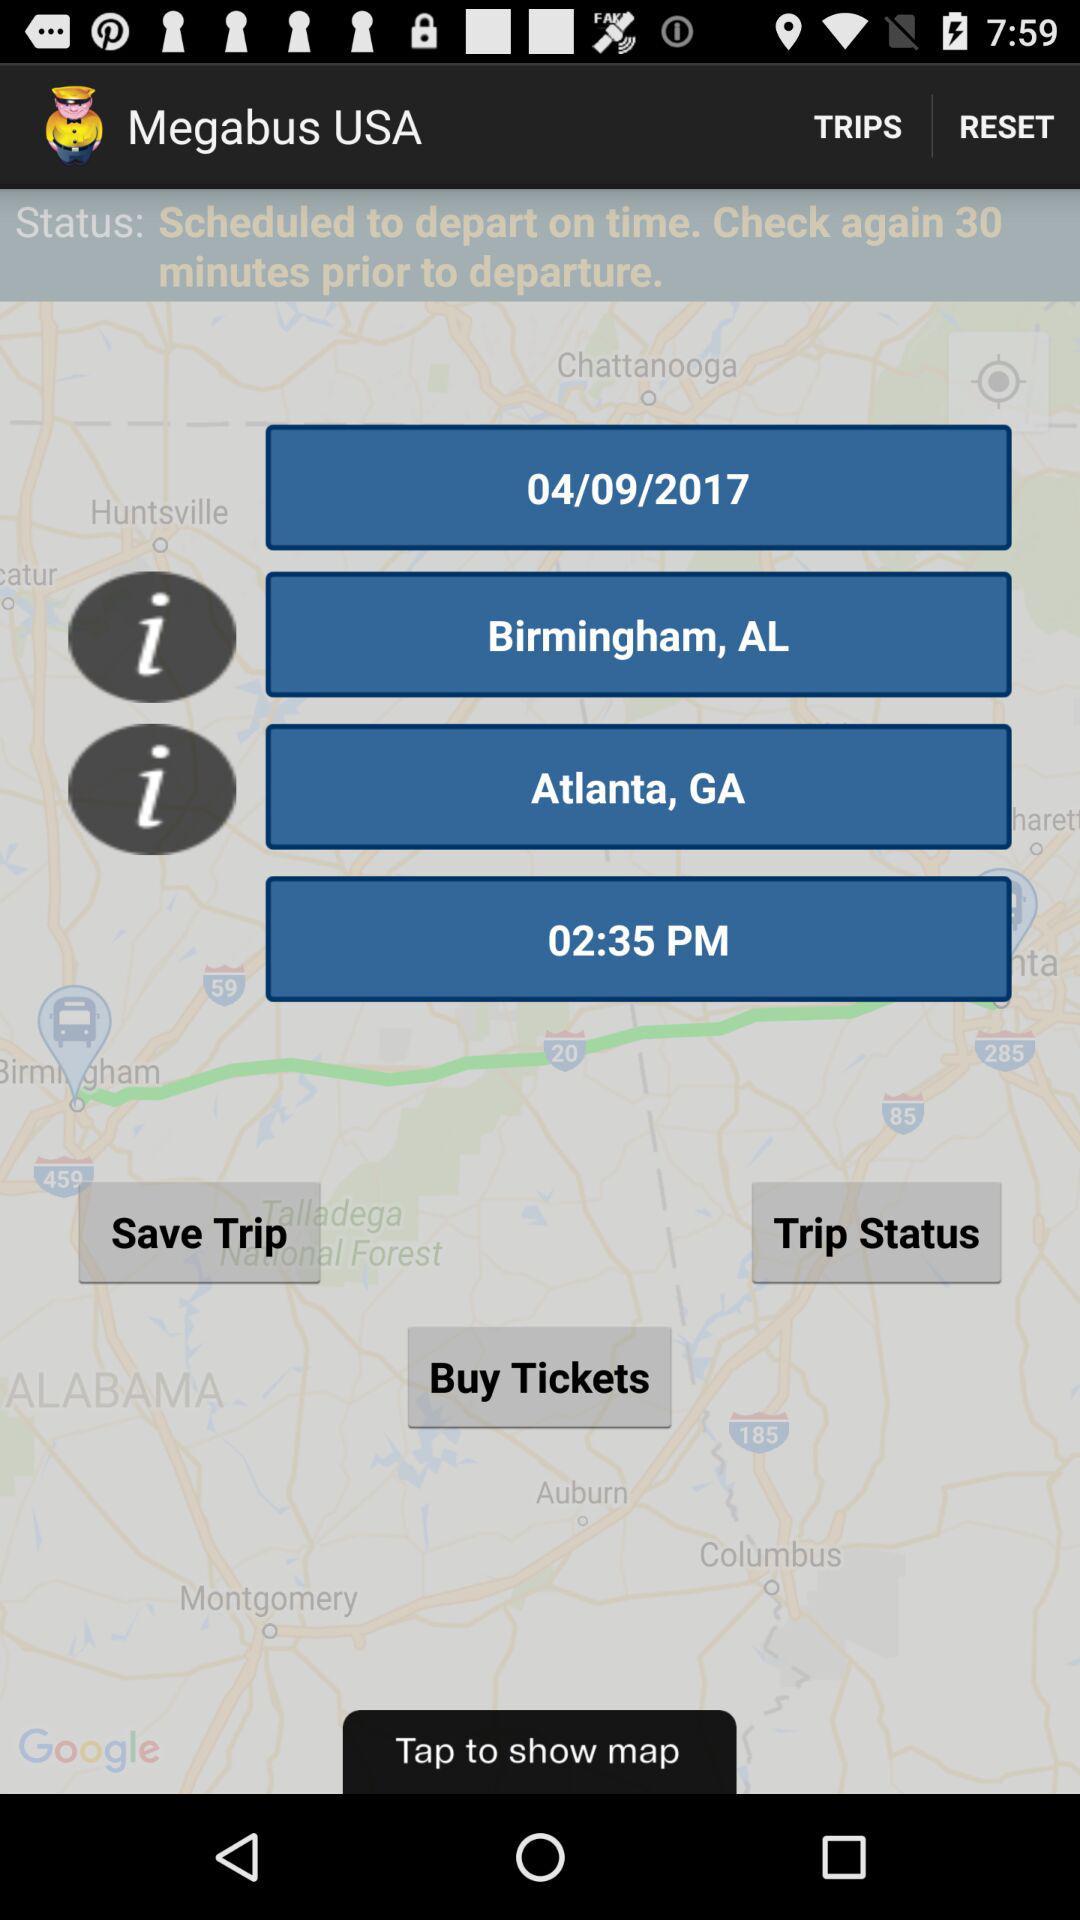 The height and width of the screenshot is (1920, 1080). What do you see at coordinates (638, 938) in the screenshot?
I see `the item above save trip button` at bounding box center [638, 938].